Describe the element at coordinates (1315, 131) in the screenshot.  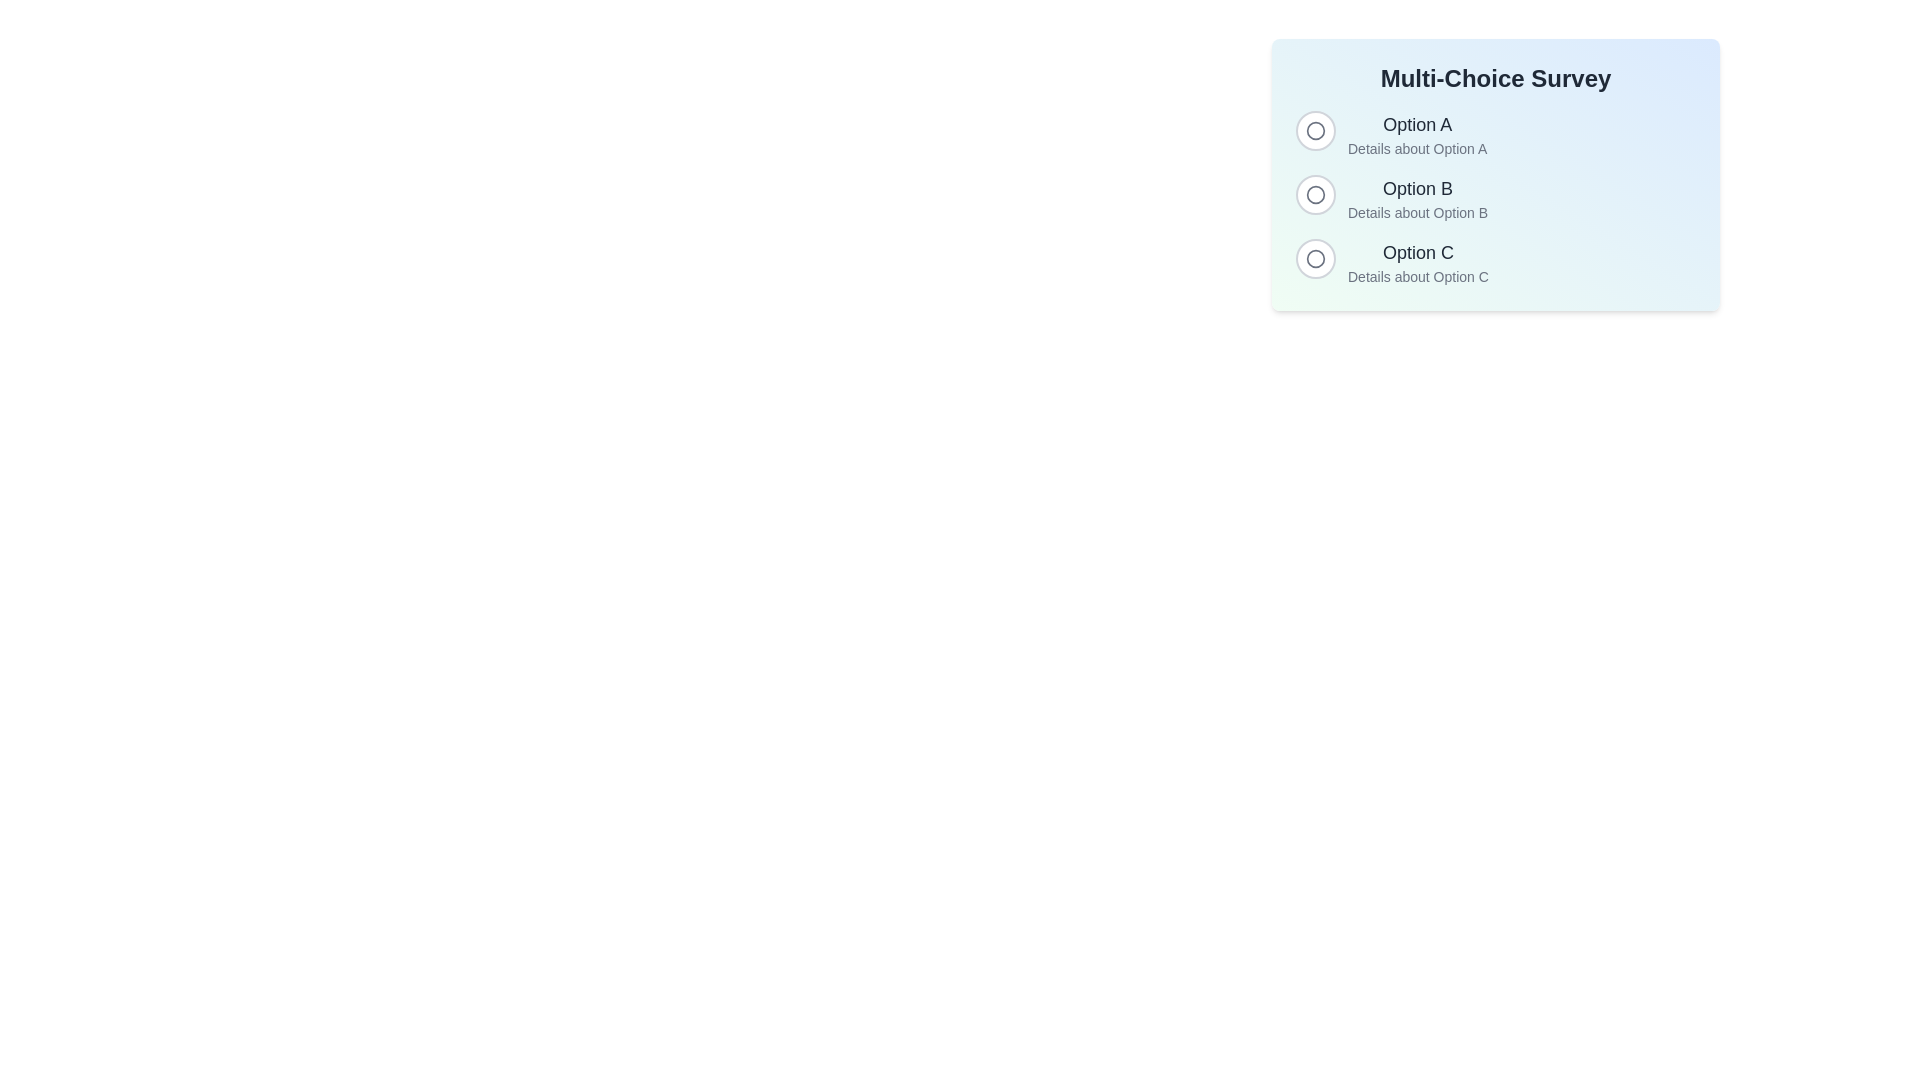
I see `the circular radio button indicator with a gray border located to the left of the label 'Option A' in the survey interface to focus on it` at that location.